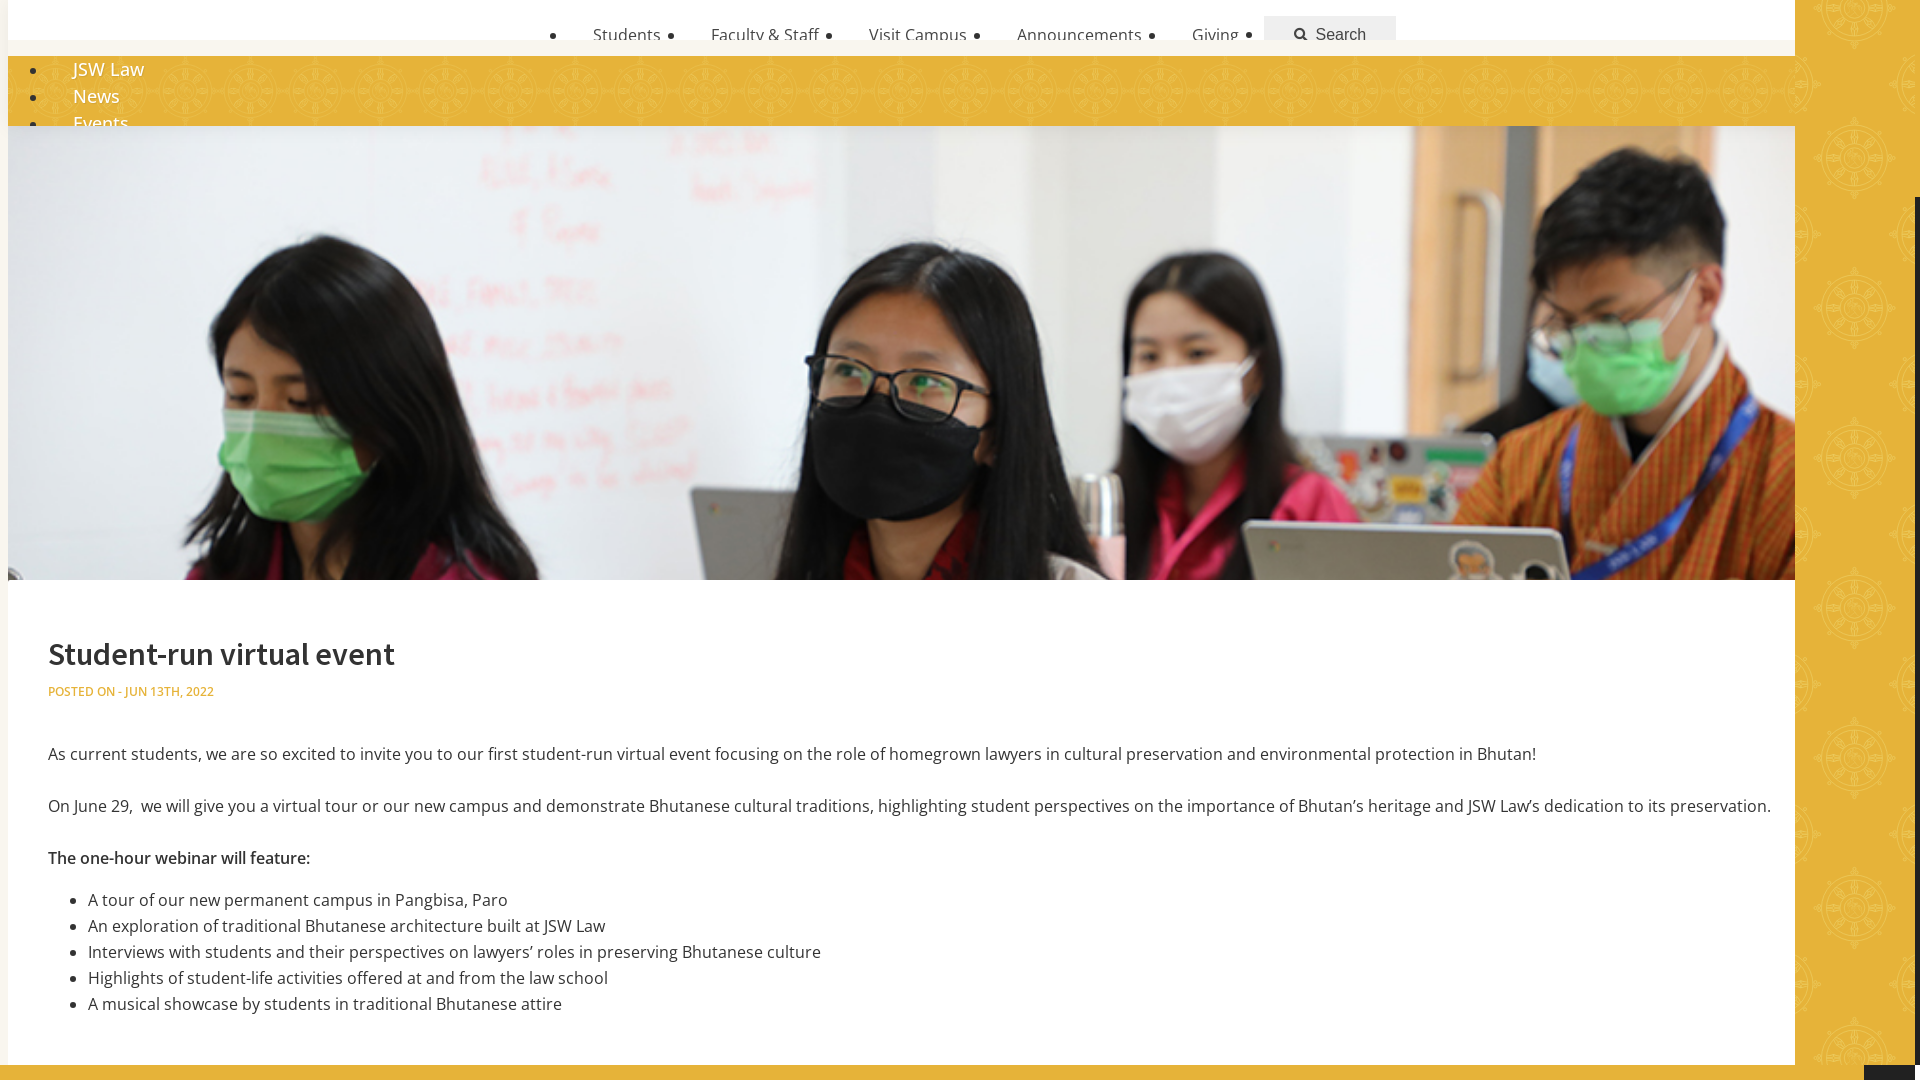 This screenshot has height=1080, width=1920. Describe the element at coordinates (916, 34) in the screenshot. I see `'Visit Campus'` at that location.